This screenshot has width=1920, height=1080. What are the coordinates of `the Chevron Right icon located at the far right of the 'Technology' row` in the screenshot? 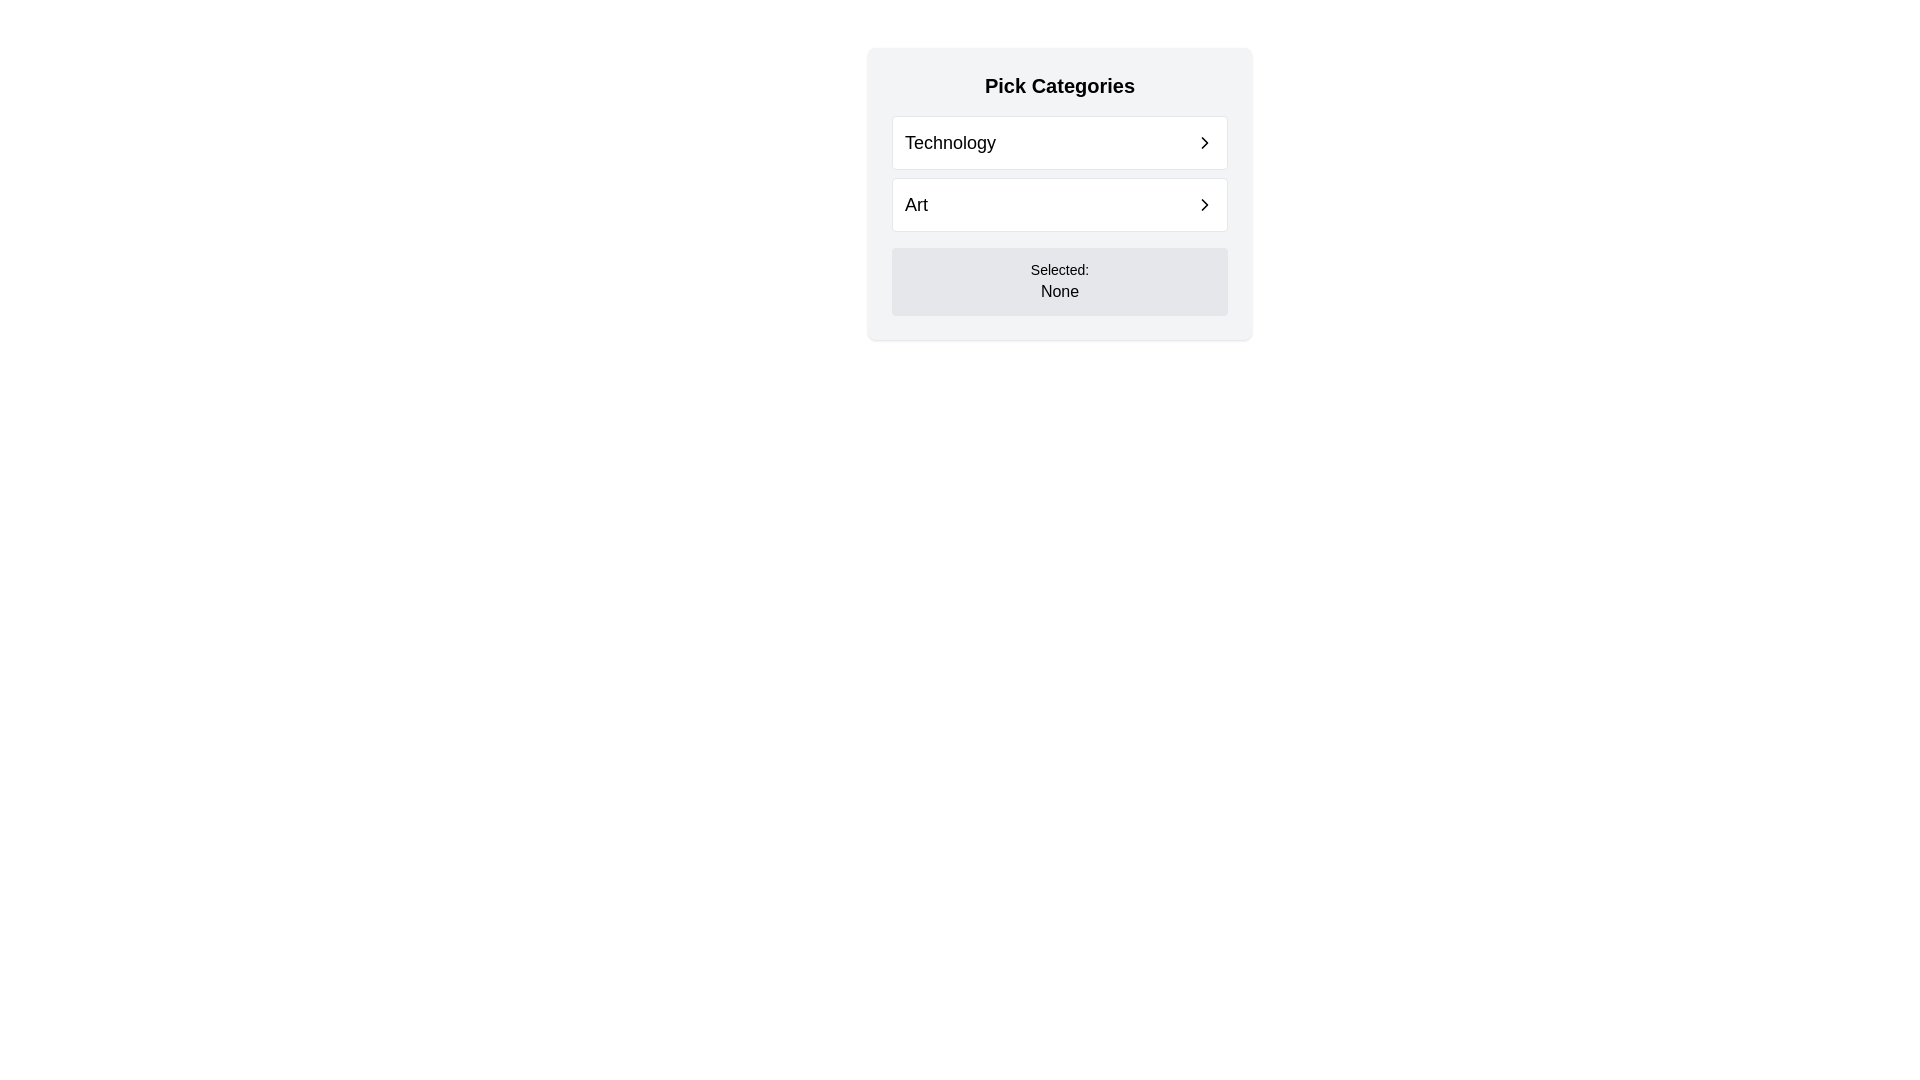 It's located at (1203, 141).